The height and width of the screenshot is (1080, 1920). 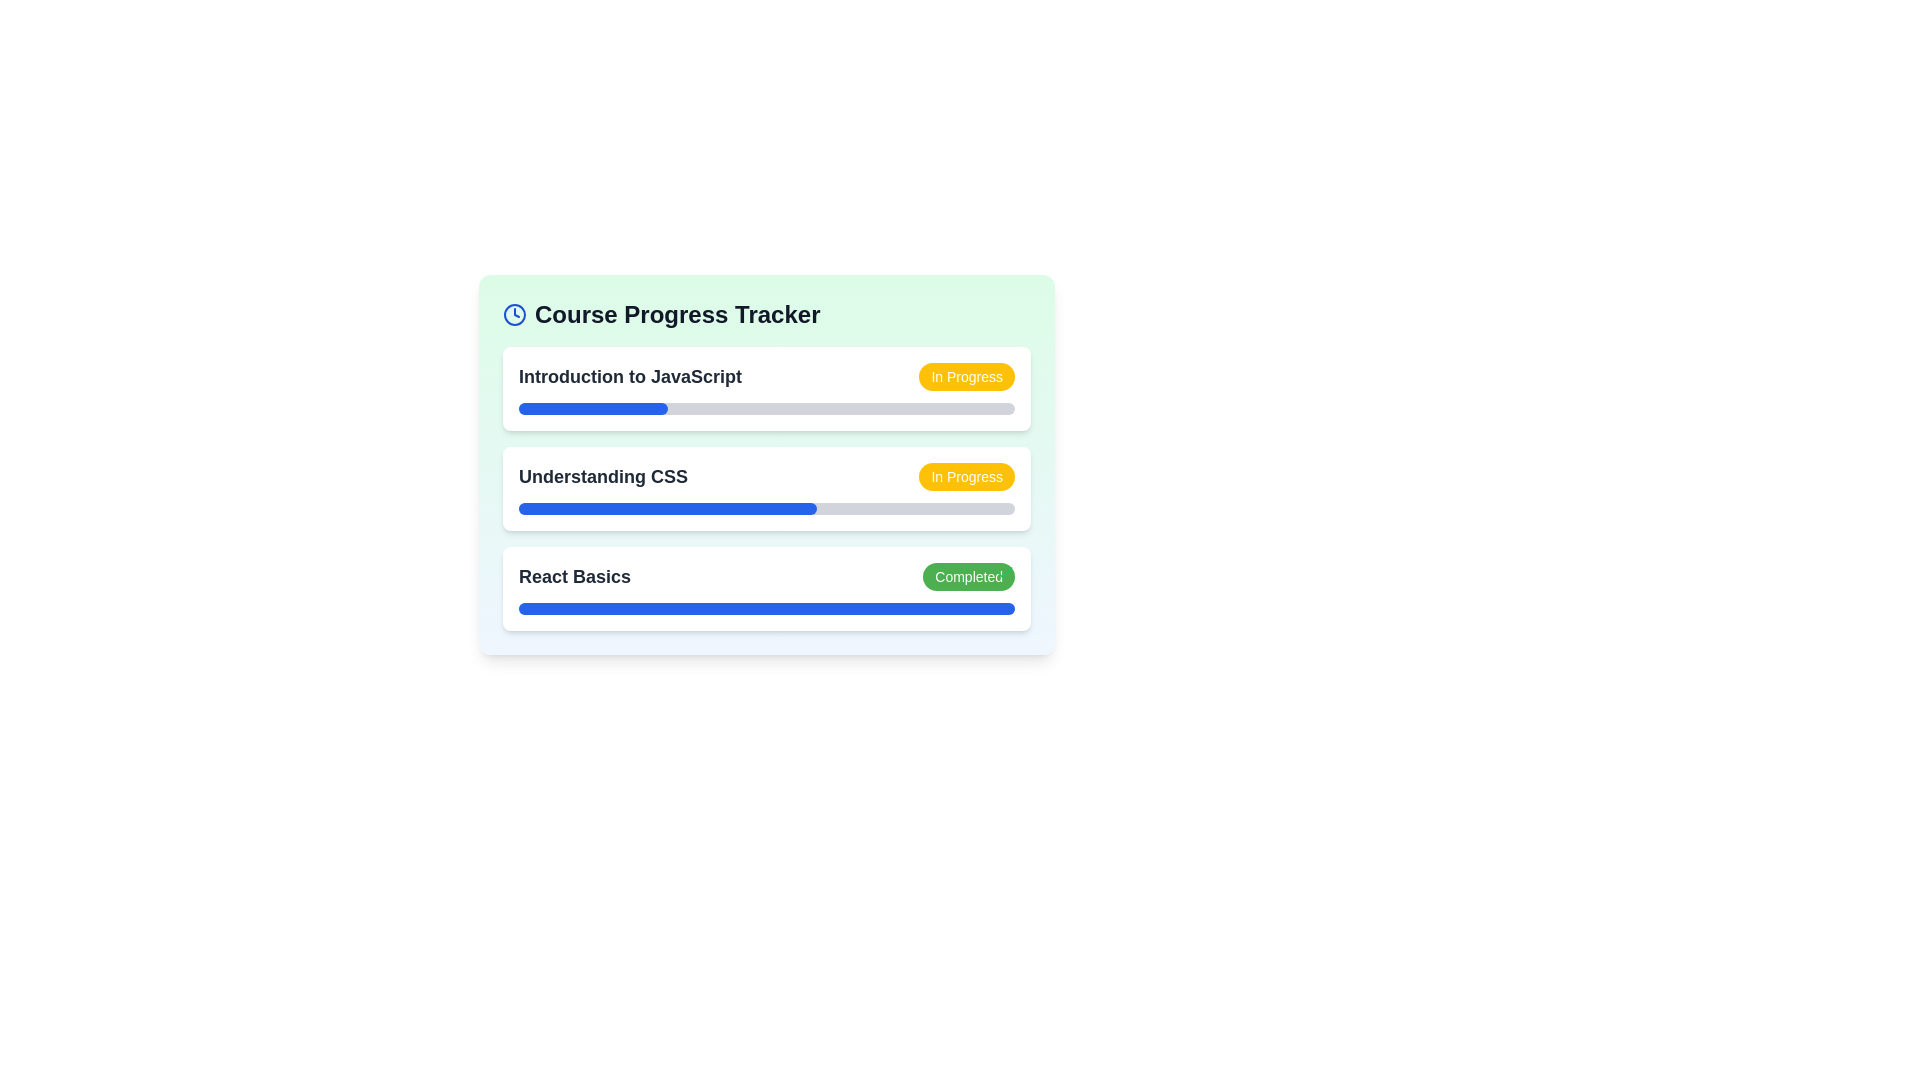 I want to click on progress details from the Progress card for the course 'Understanding CSS', which is the second card in the Course Progress Tracker section, so click(x=766, y=489).